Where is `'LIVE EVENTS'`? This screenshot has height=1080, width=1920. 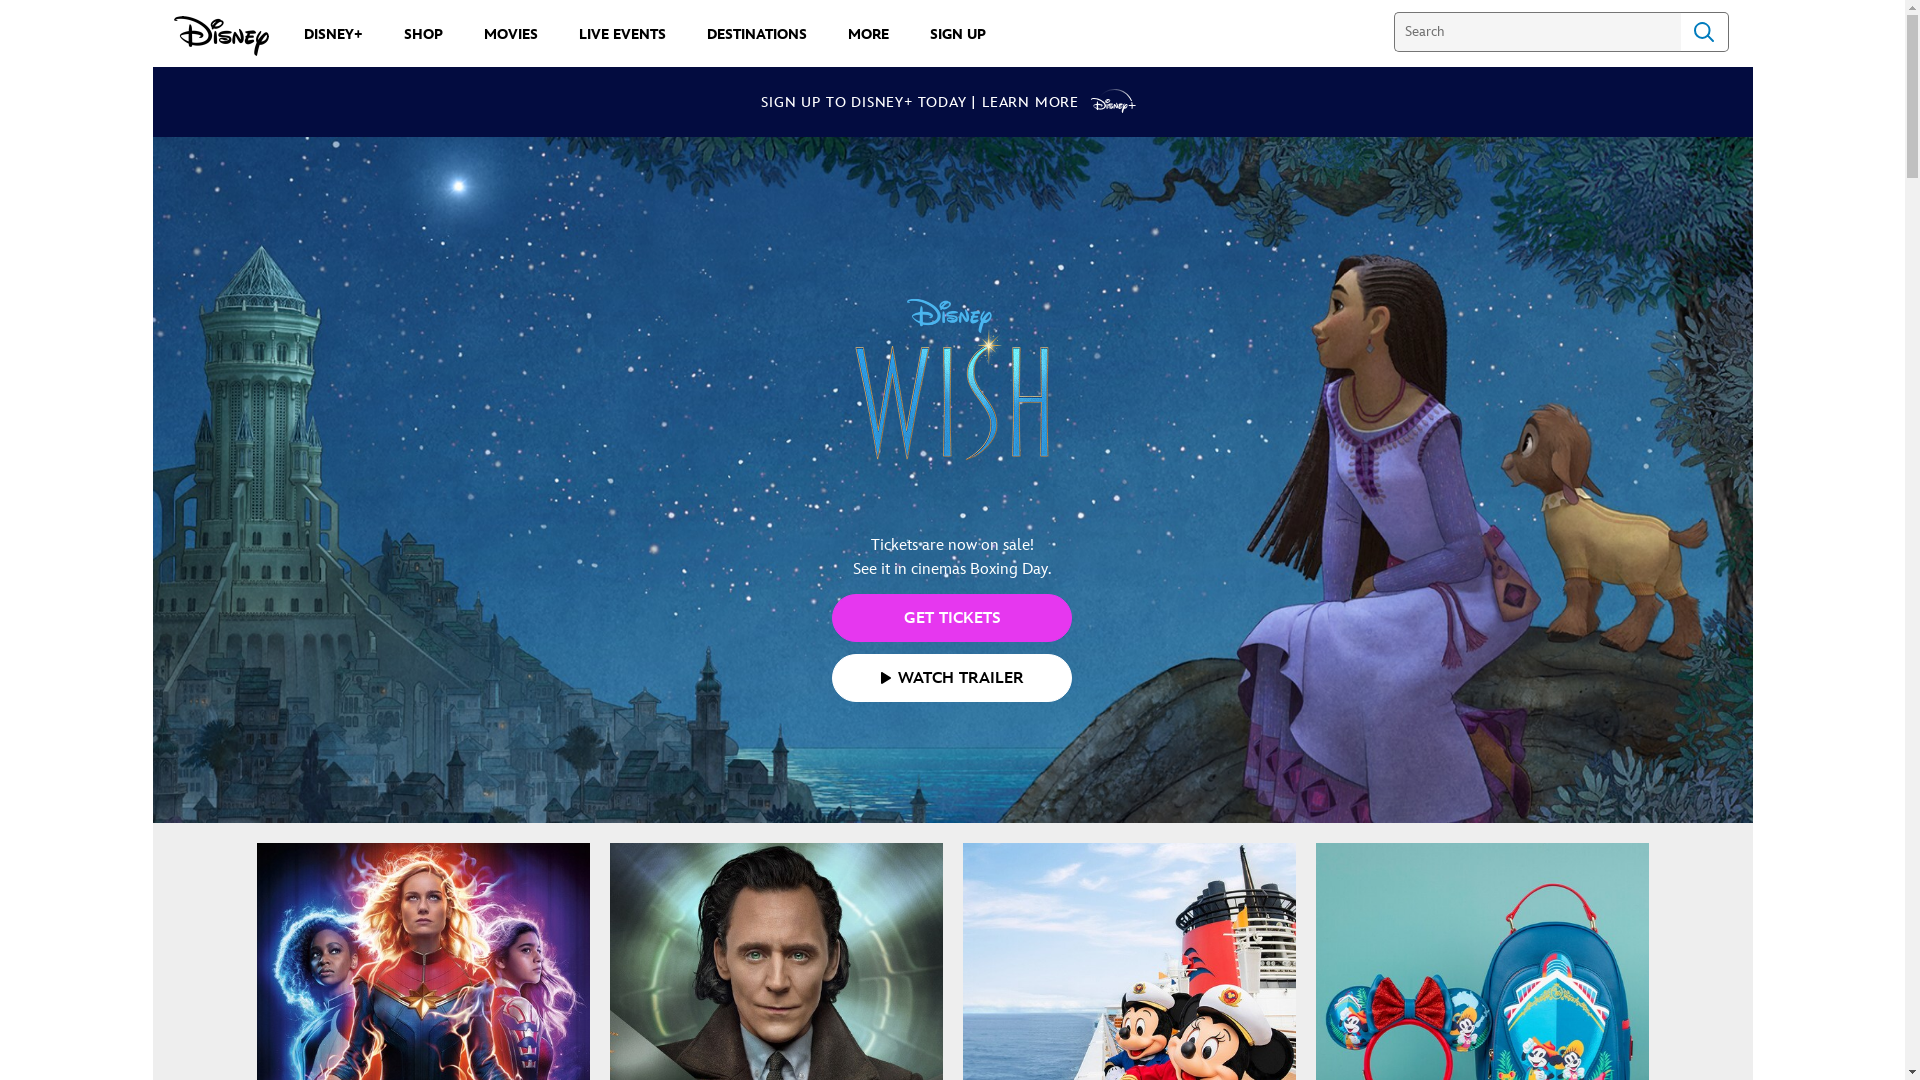 'LIVE EVENTS' is located at coordinates (620, 33).